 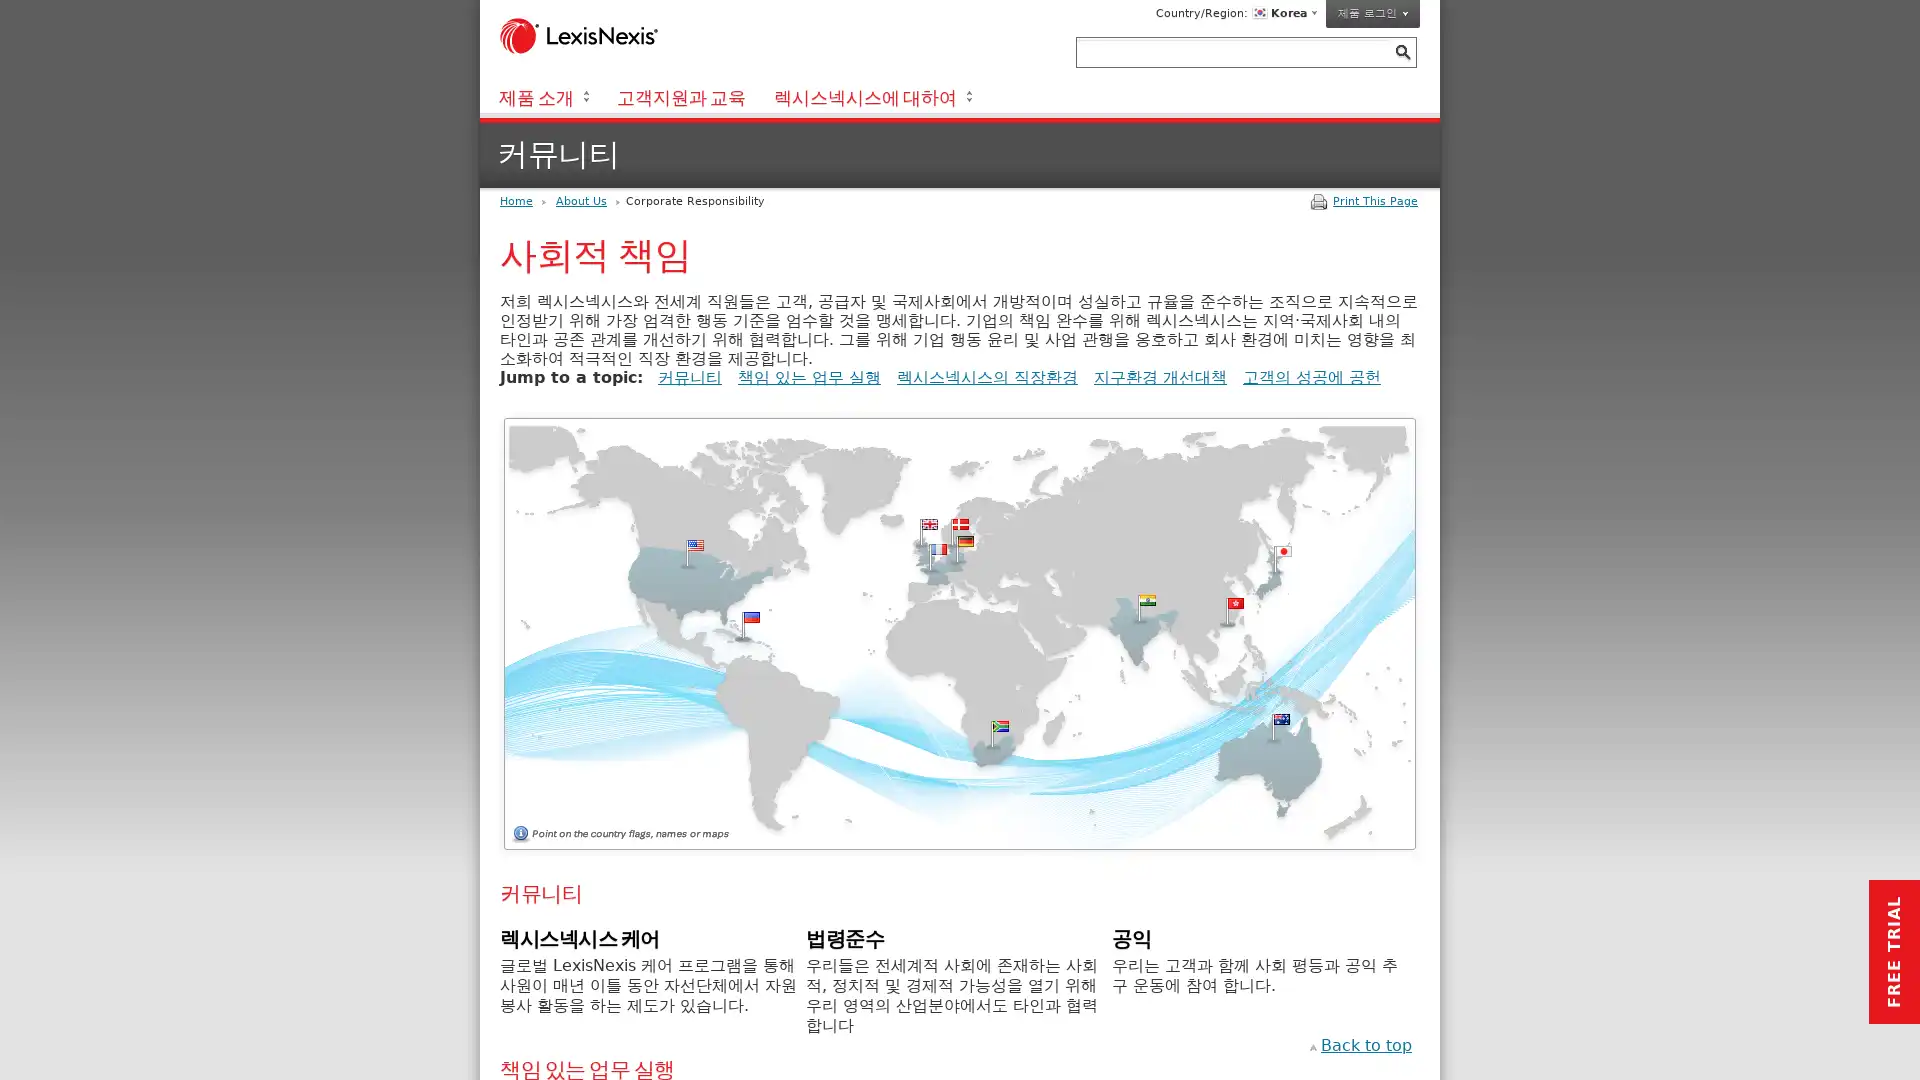 I want to click on Search, so click(x=1401, y=51).